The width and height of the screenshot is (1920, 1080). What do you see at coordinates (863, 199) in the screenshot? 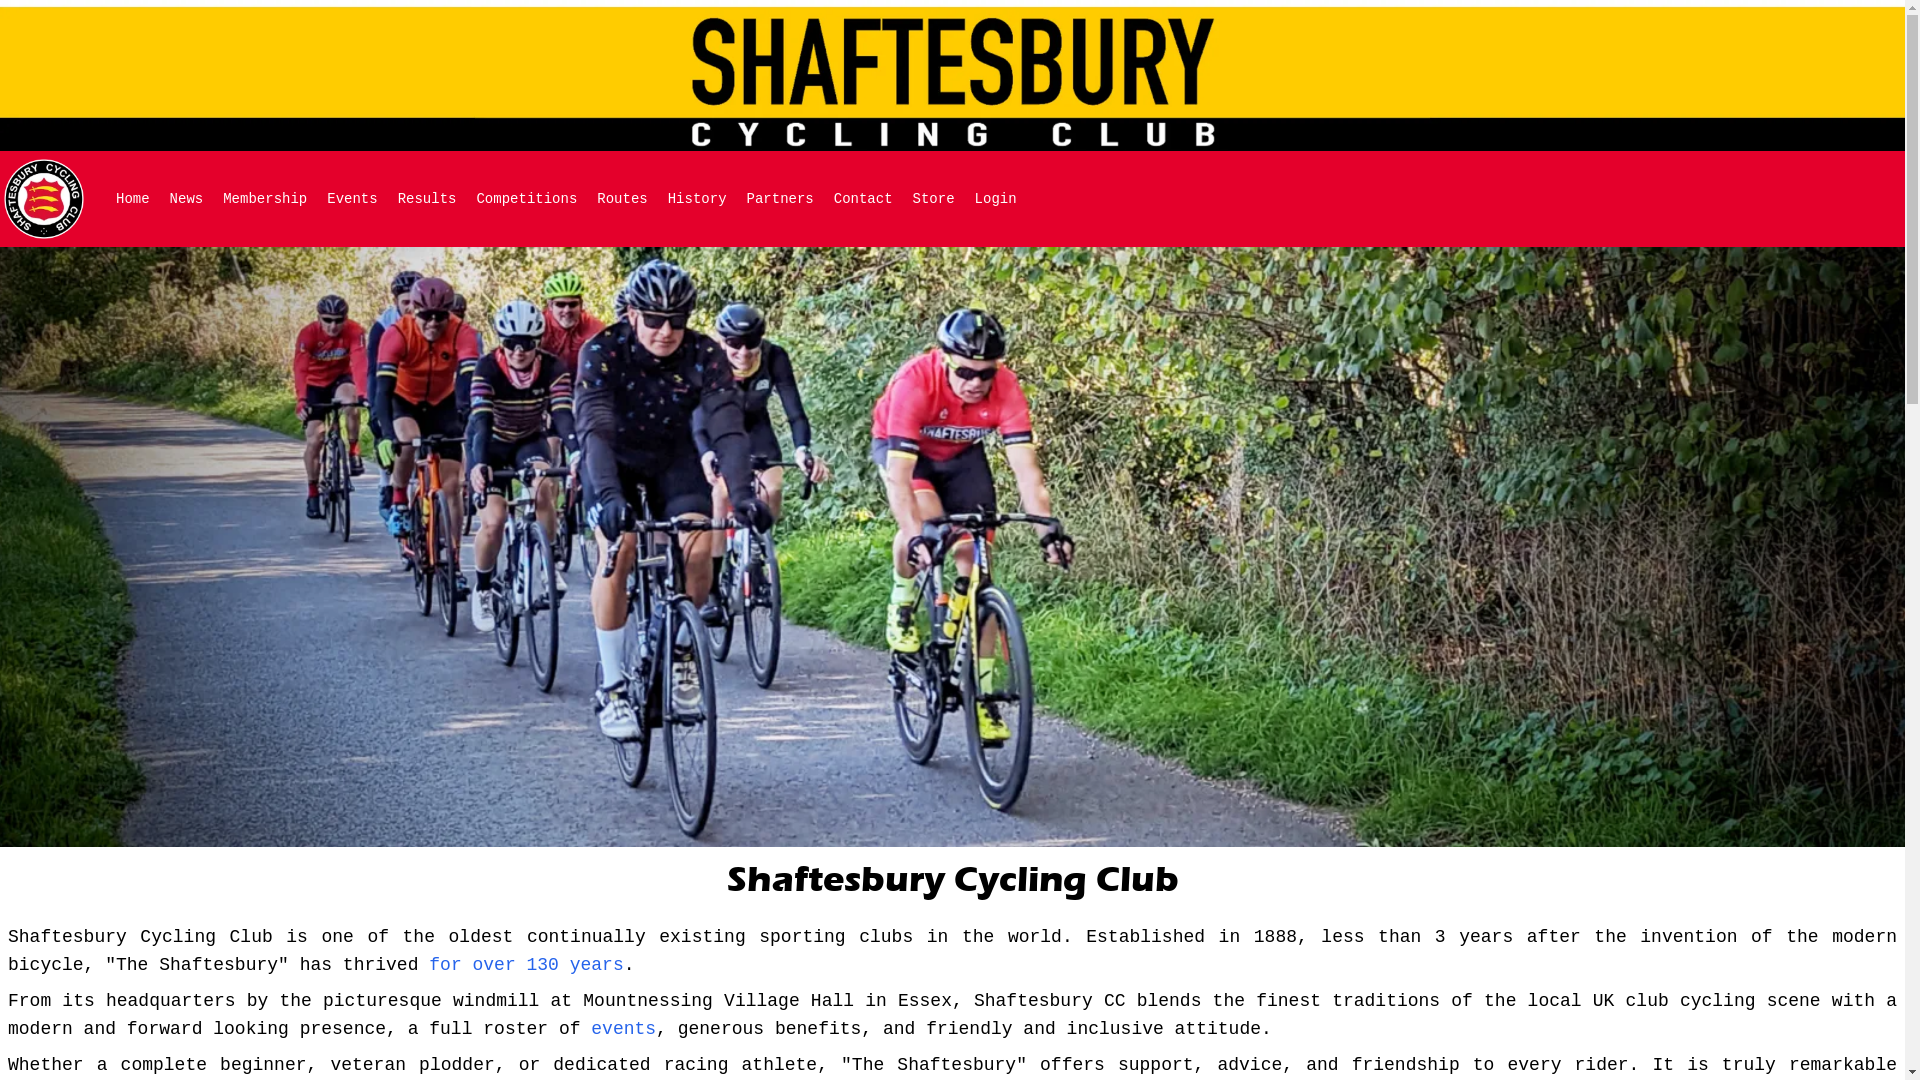
I see `'Contact'` at bounding box center [863, 199].